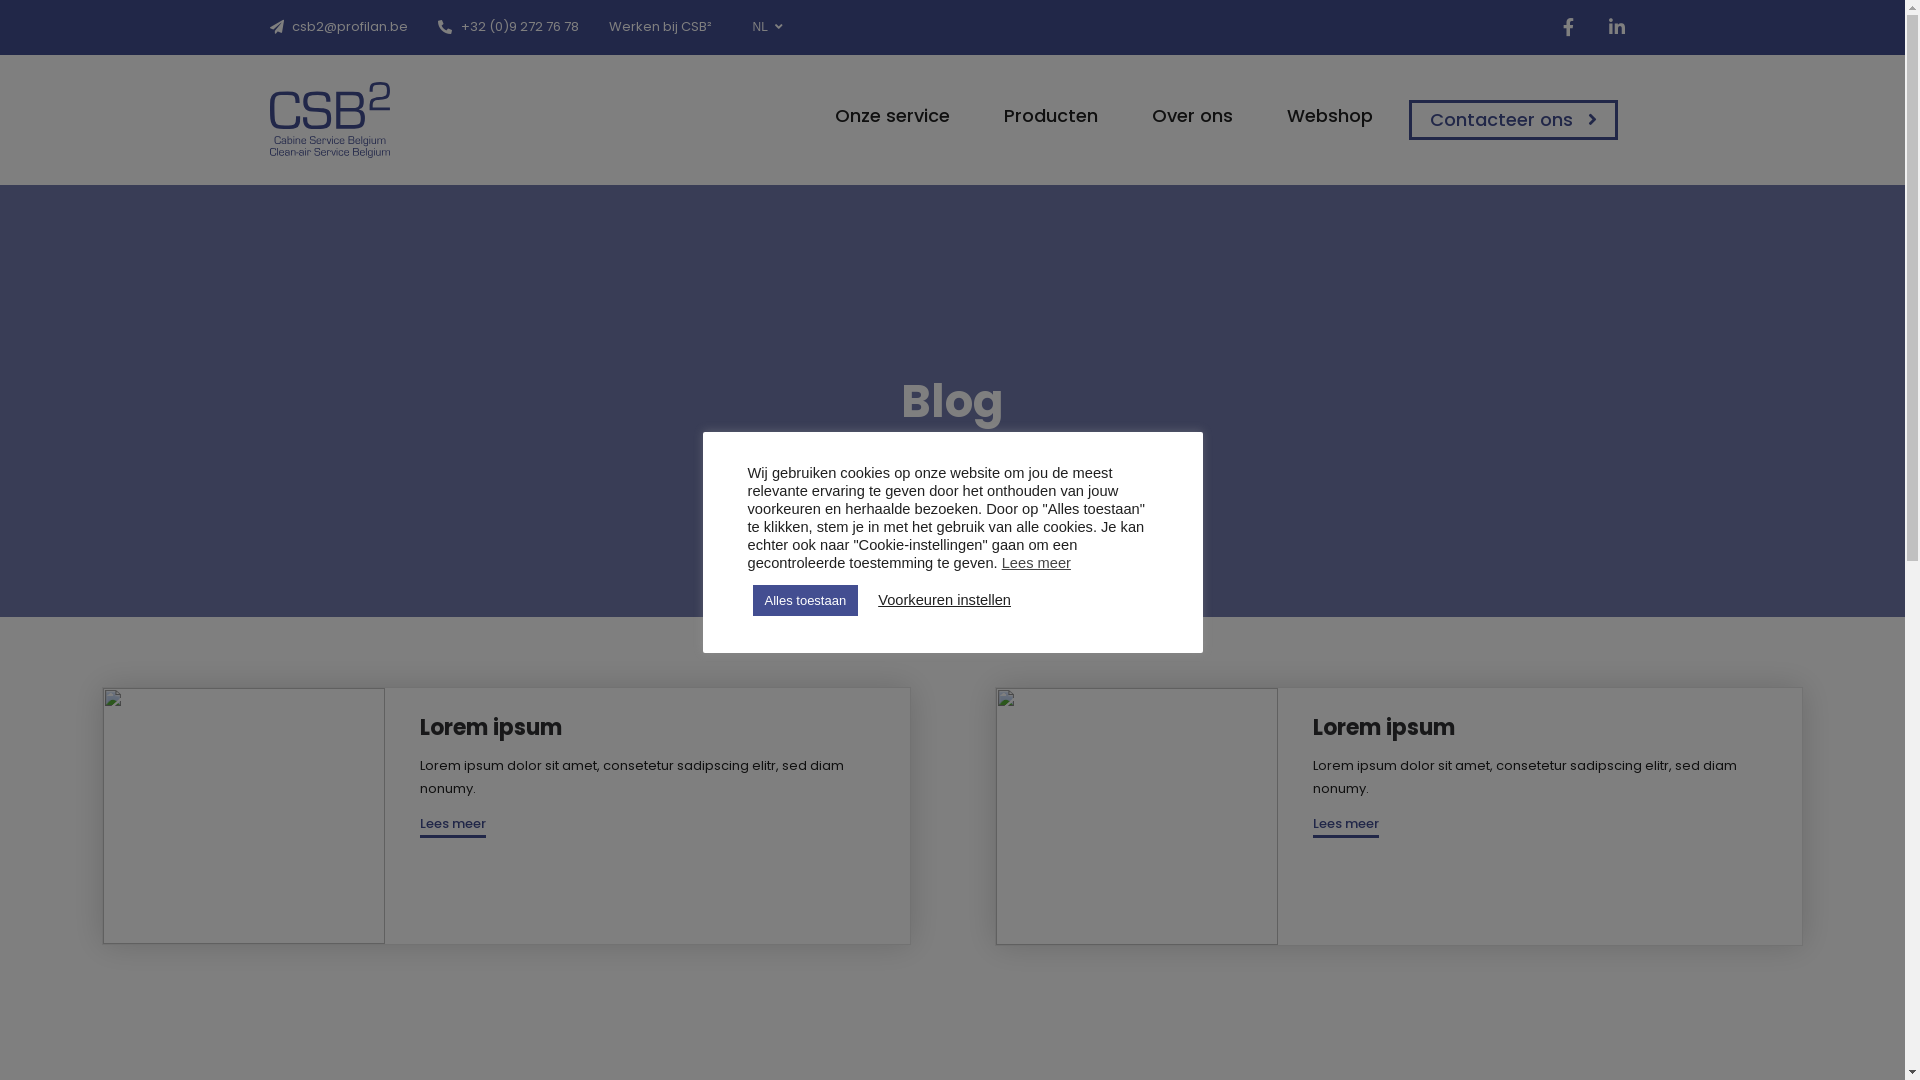 This screenshot has width=1920, height=1080. Describe the element at coordinates (943, 599) in the screenshot. I see `'Voorkeuren instellen'` at that location.